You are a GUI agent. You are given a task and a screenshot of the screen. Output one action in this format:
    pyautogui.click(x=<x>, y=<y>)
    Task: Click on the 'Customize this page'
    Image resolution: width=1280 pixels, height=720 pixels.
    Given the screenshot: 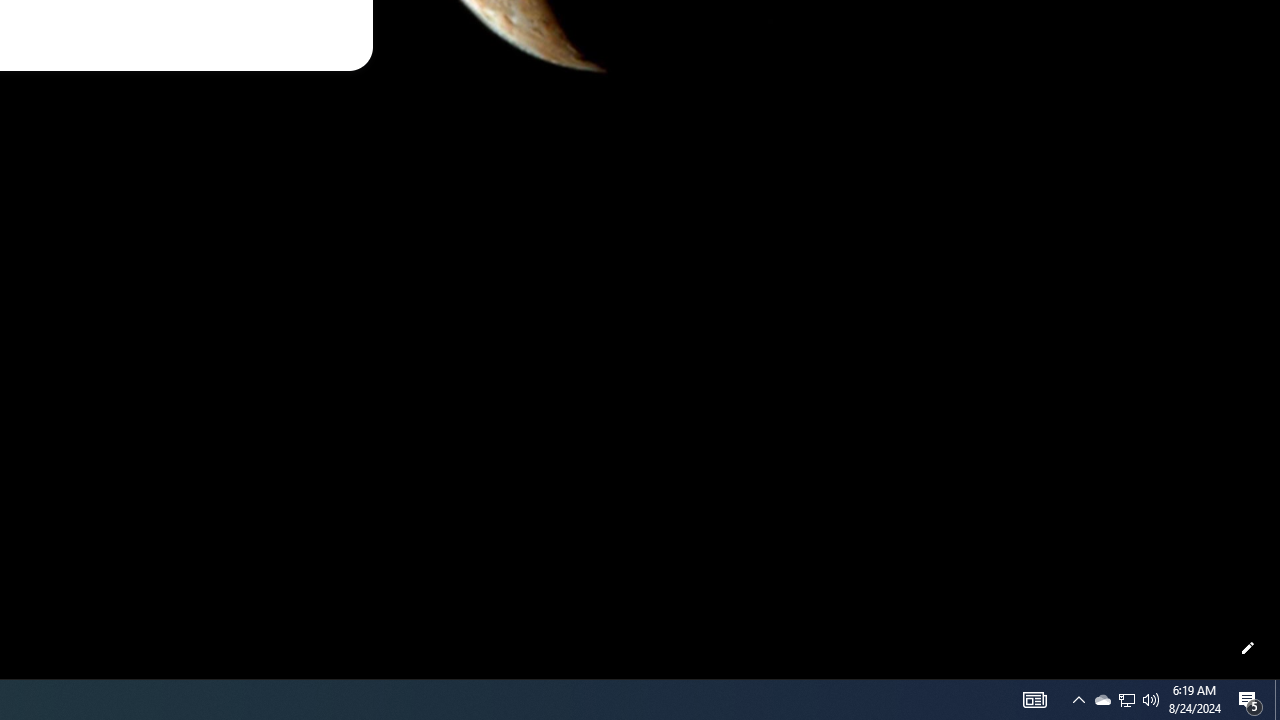 What is the action you would take?
    pyautogui.click(x=1247, y=648)
    